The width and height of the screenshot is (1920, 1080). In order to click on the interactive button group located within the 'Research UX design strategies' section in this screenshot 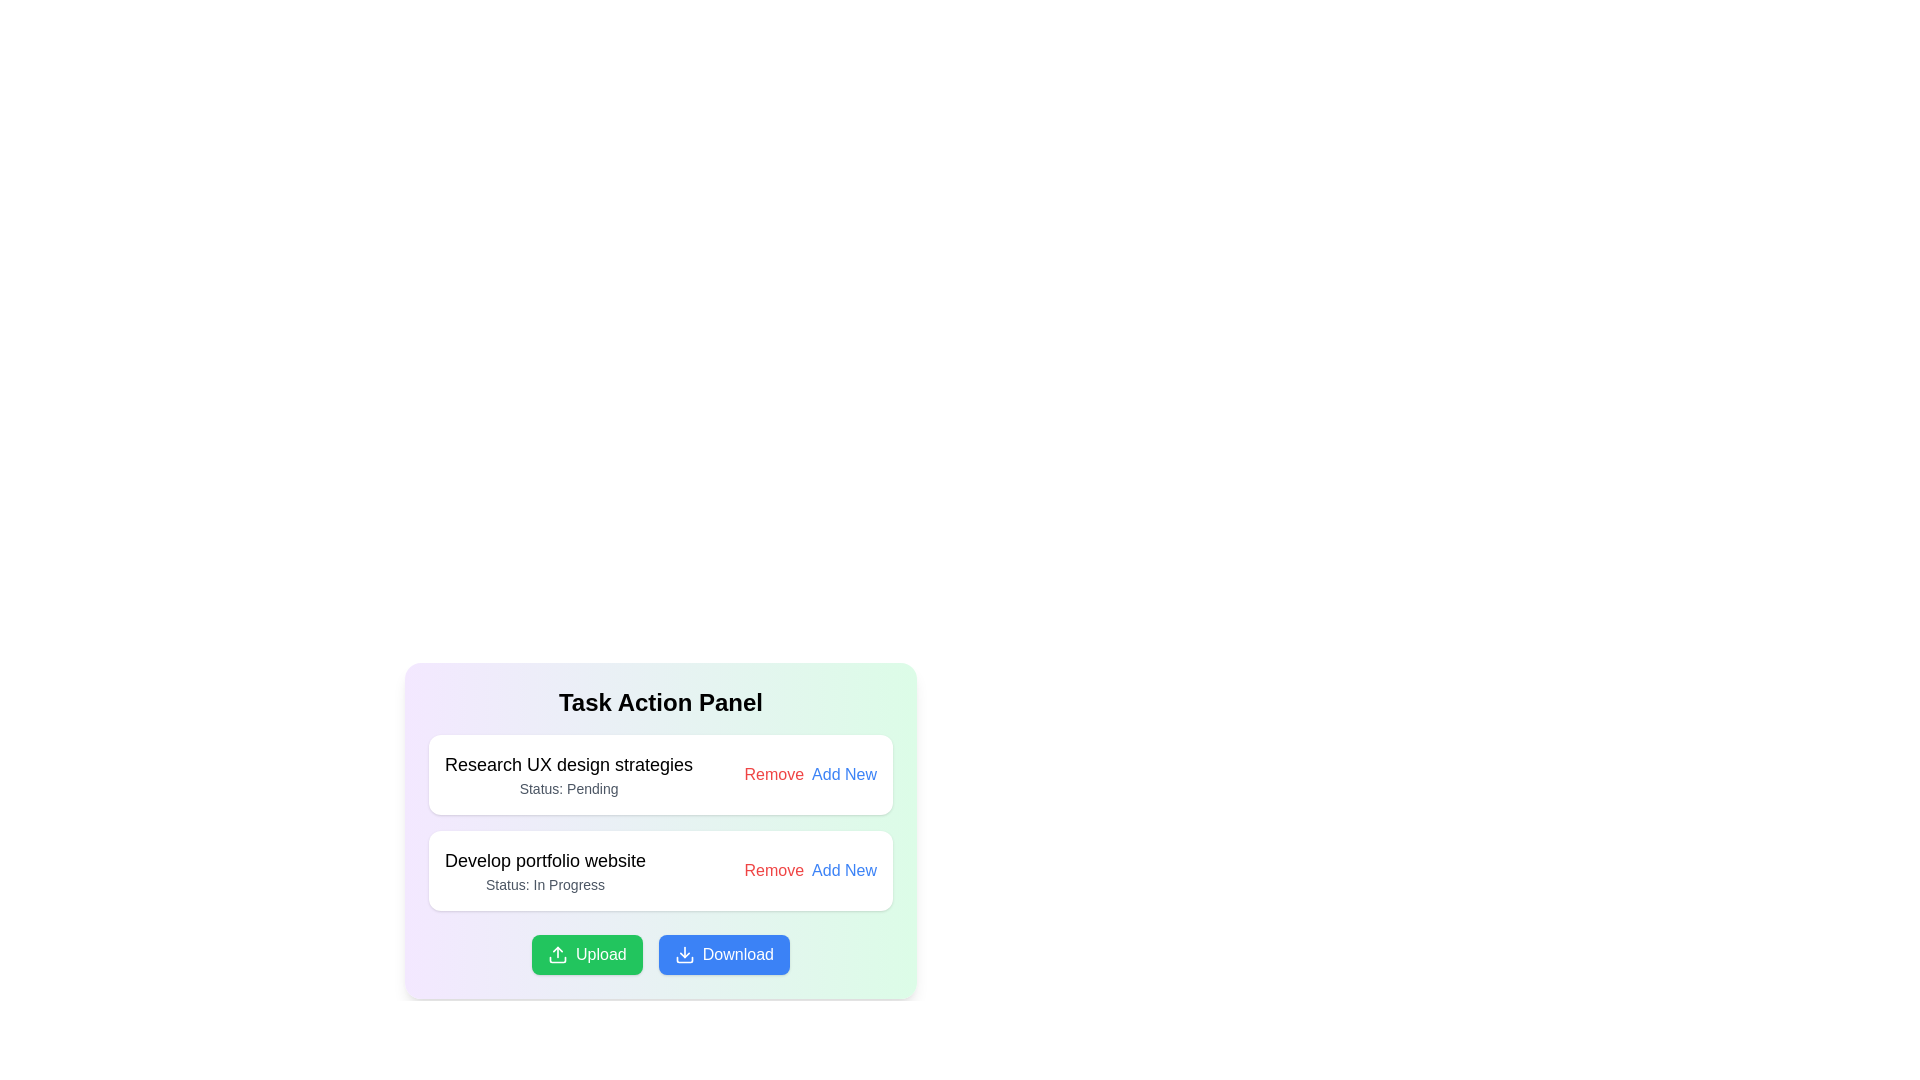, I will do `click(810, 774)`.